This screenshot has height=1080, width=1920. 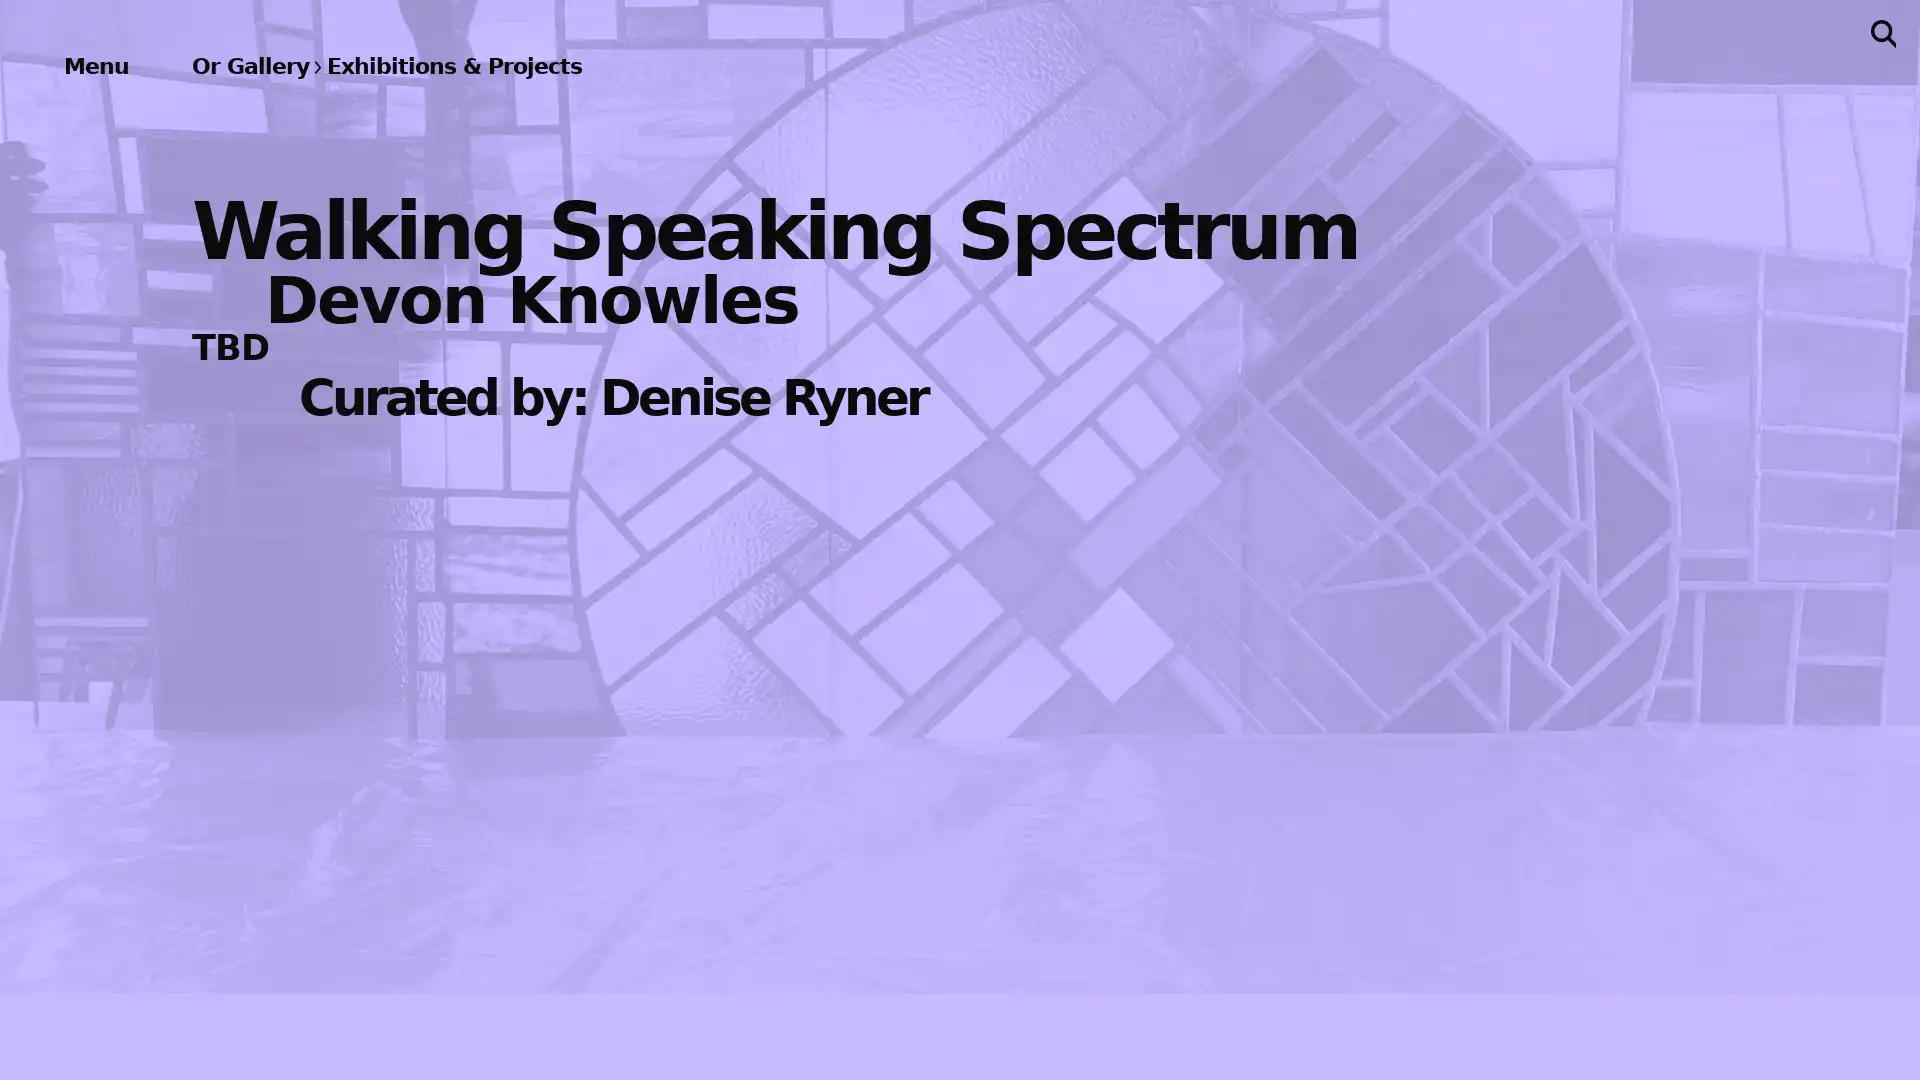 I want to click on About, so click(x=434, y=793).